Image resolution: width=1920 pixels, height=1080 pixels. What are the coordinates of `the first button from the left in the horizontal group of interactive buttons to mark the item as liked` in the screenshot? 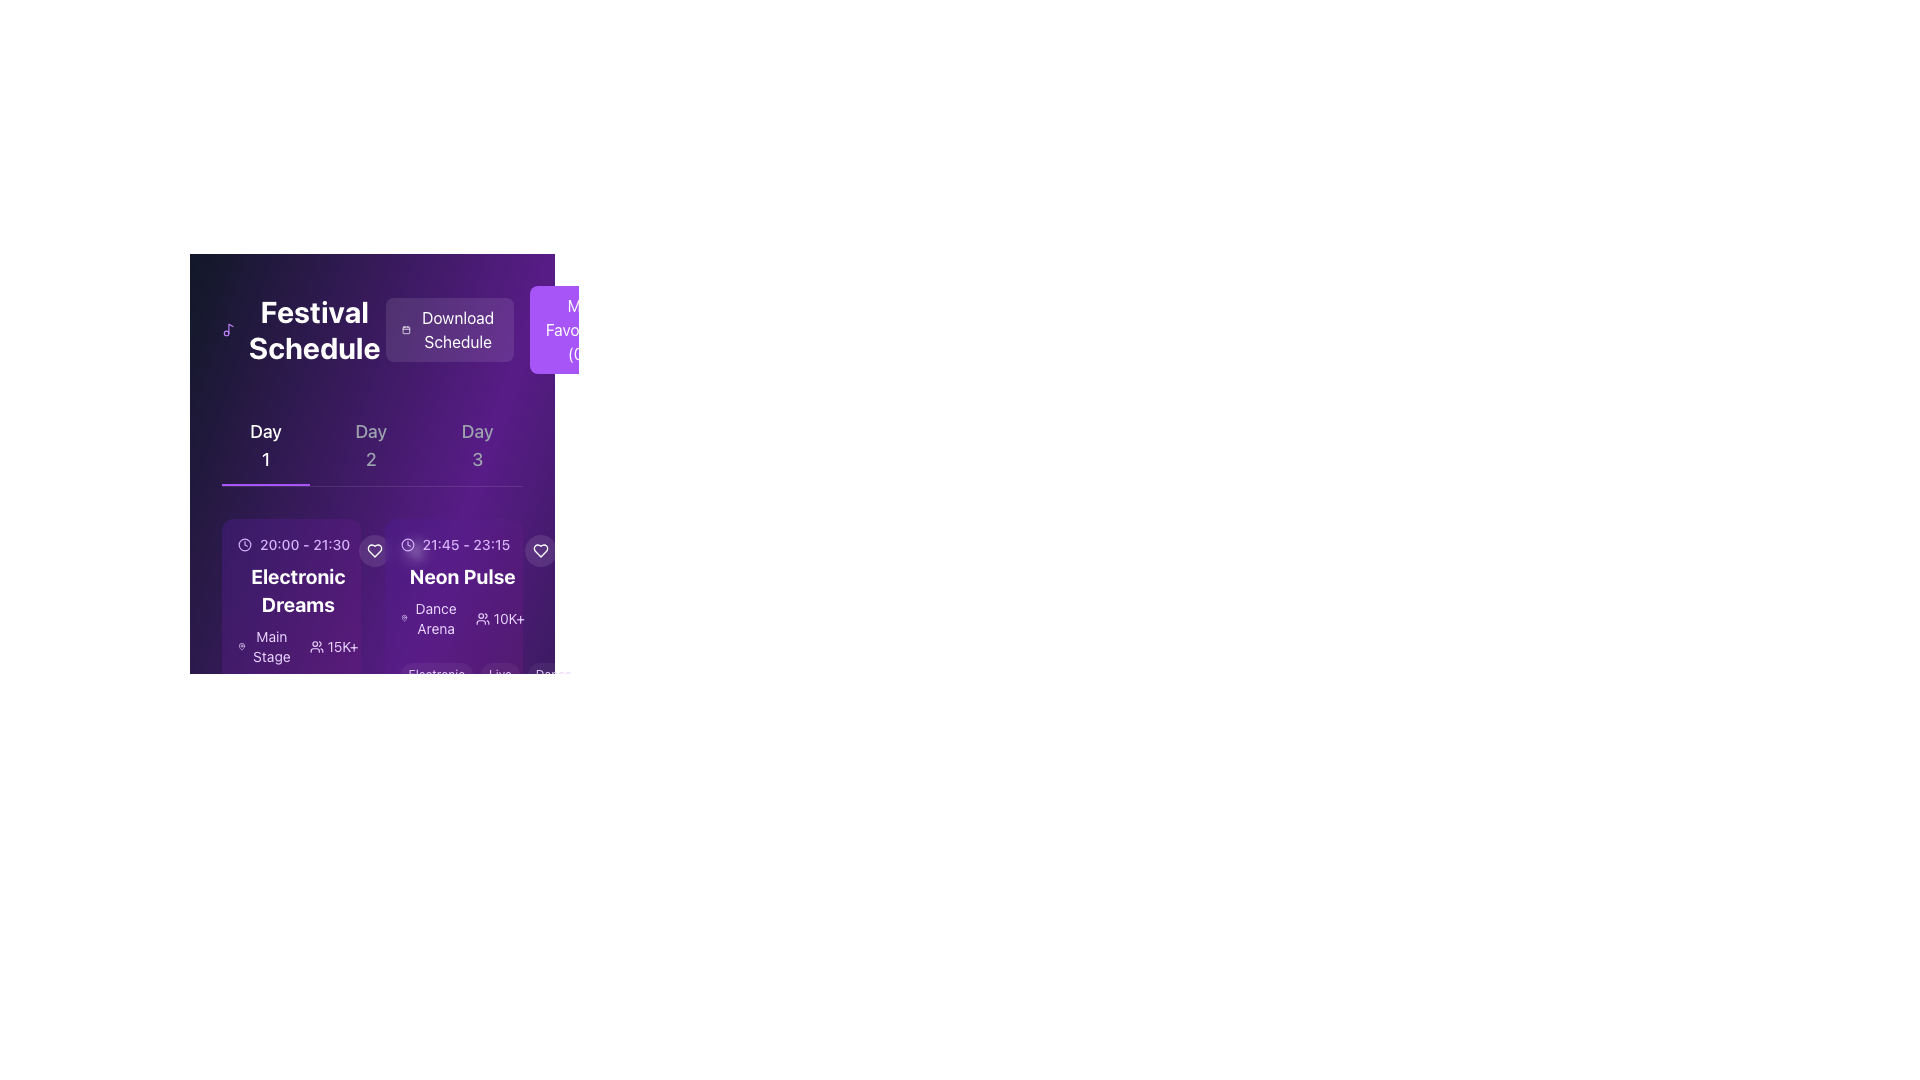 It's located at (415, 793).